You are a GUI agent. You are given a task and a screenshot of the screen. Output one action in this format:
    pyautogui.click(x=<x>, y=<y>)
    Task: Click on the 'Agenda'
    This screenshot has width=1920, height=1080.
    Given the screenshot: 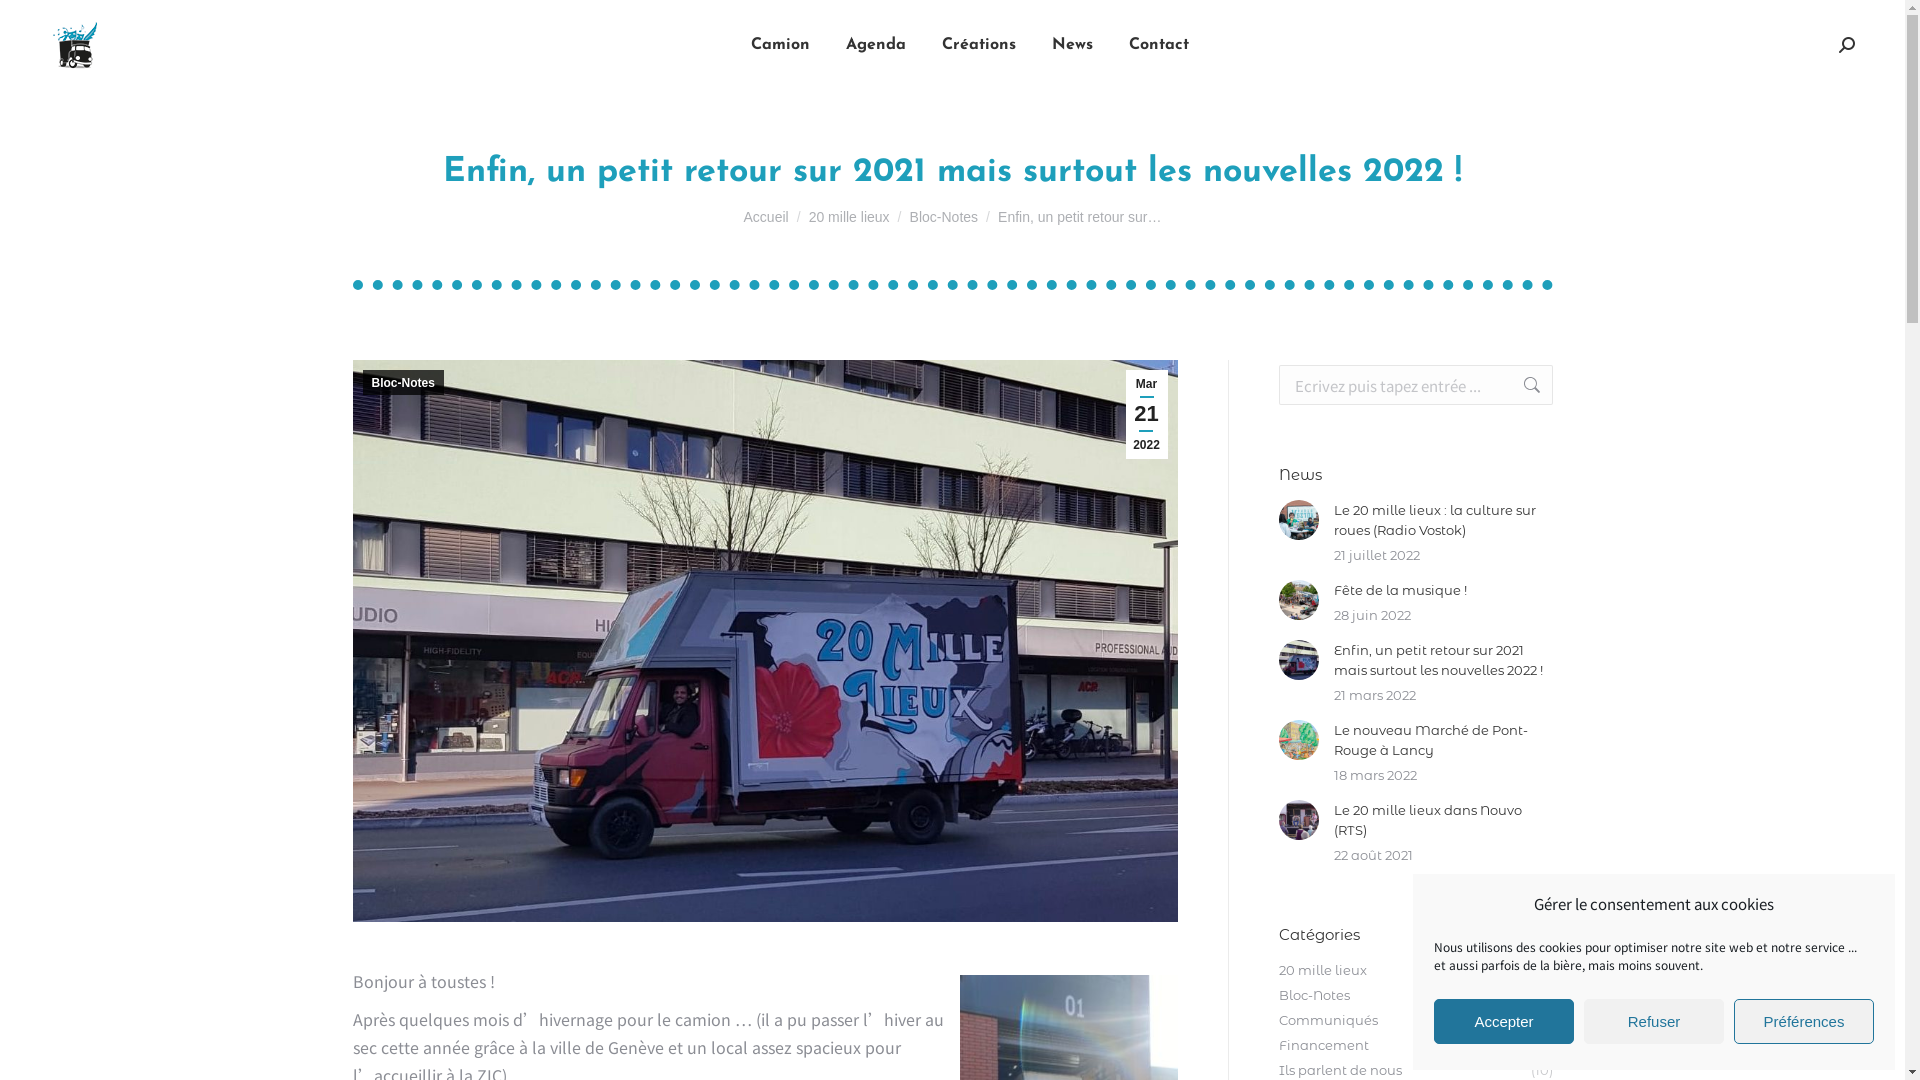 What is the action you would take?
    pyautogui.click(x=875, y=45)
    